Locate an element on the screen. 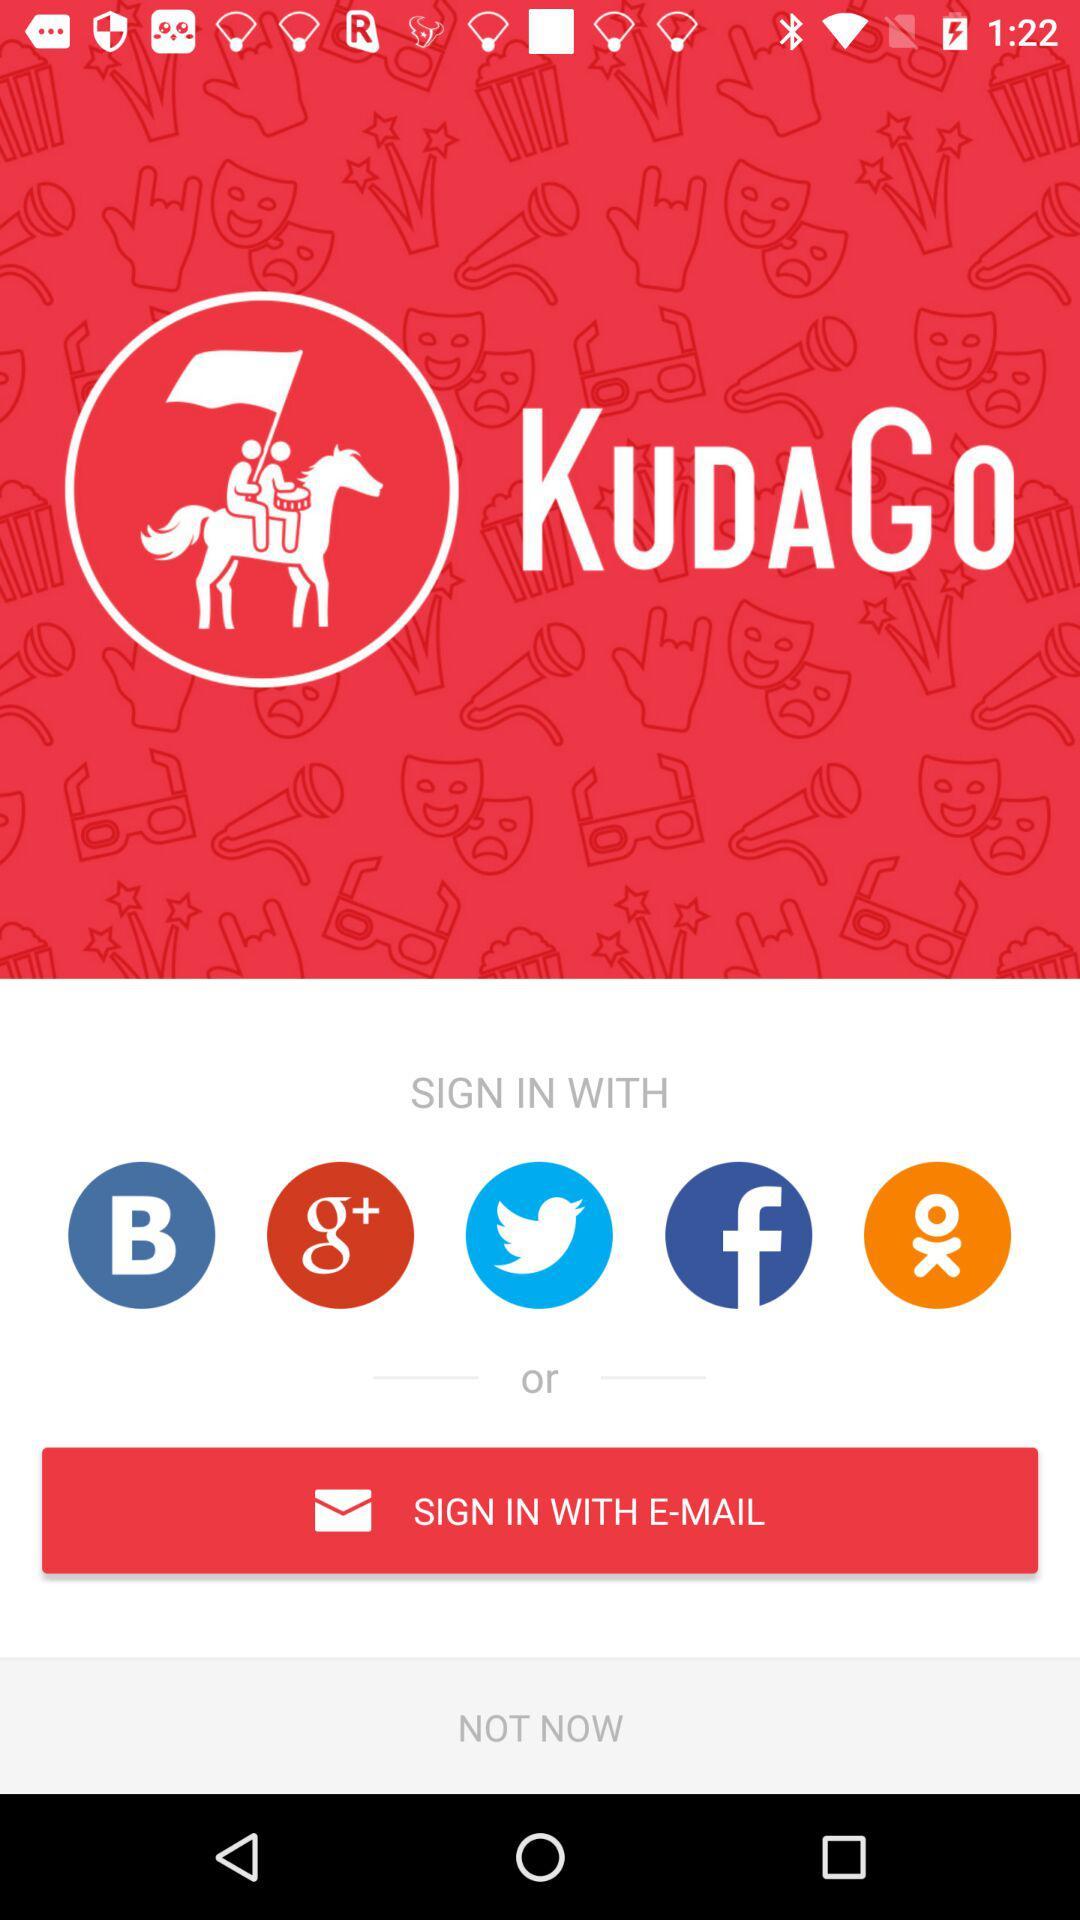 The height and width of the screenshot is (1920, 1080). bing is located at coordinates (140, 1234).